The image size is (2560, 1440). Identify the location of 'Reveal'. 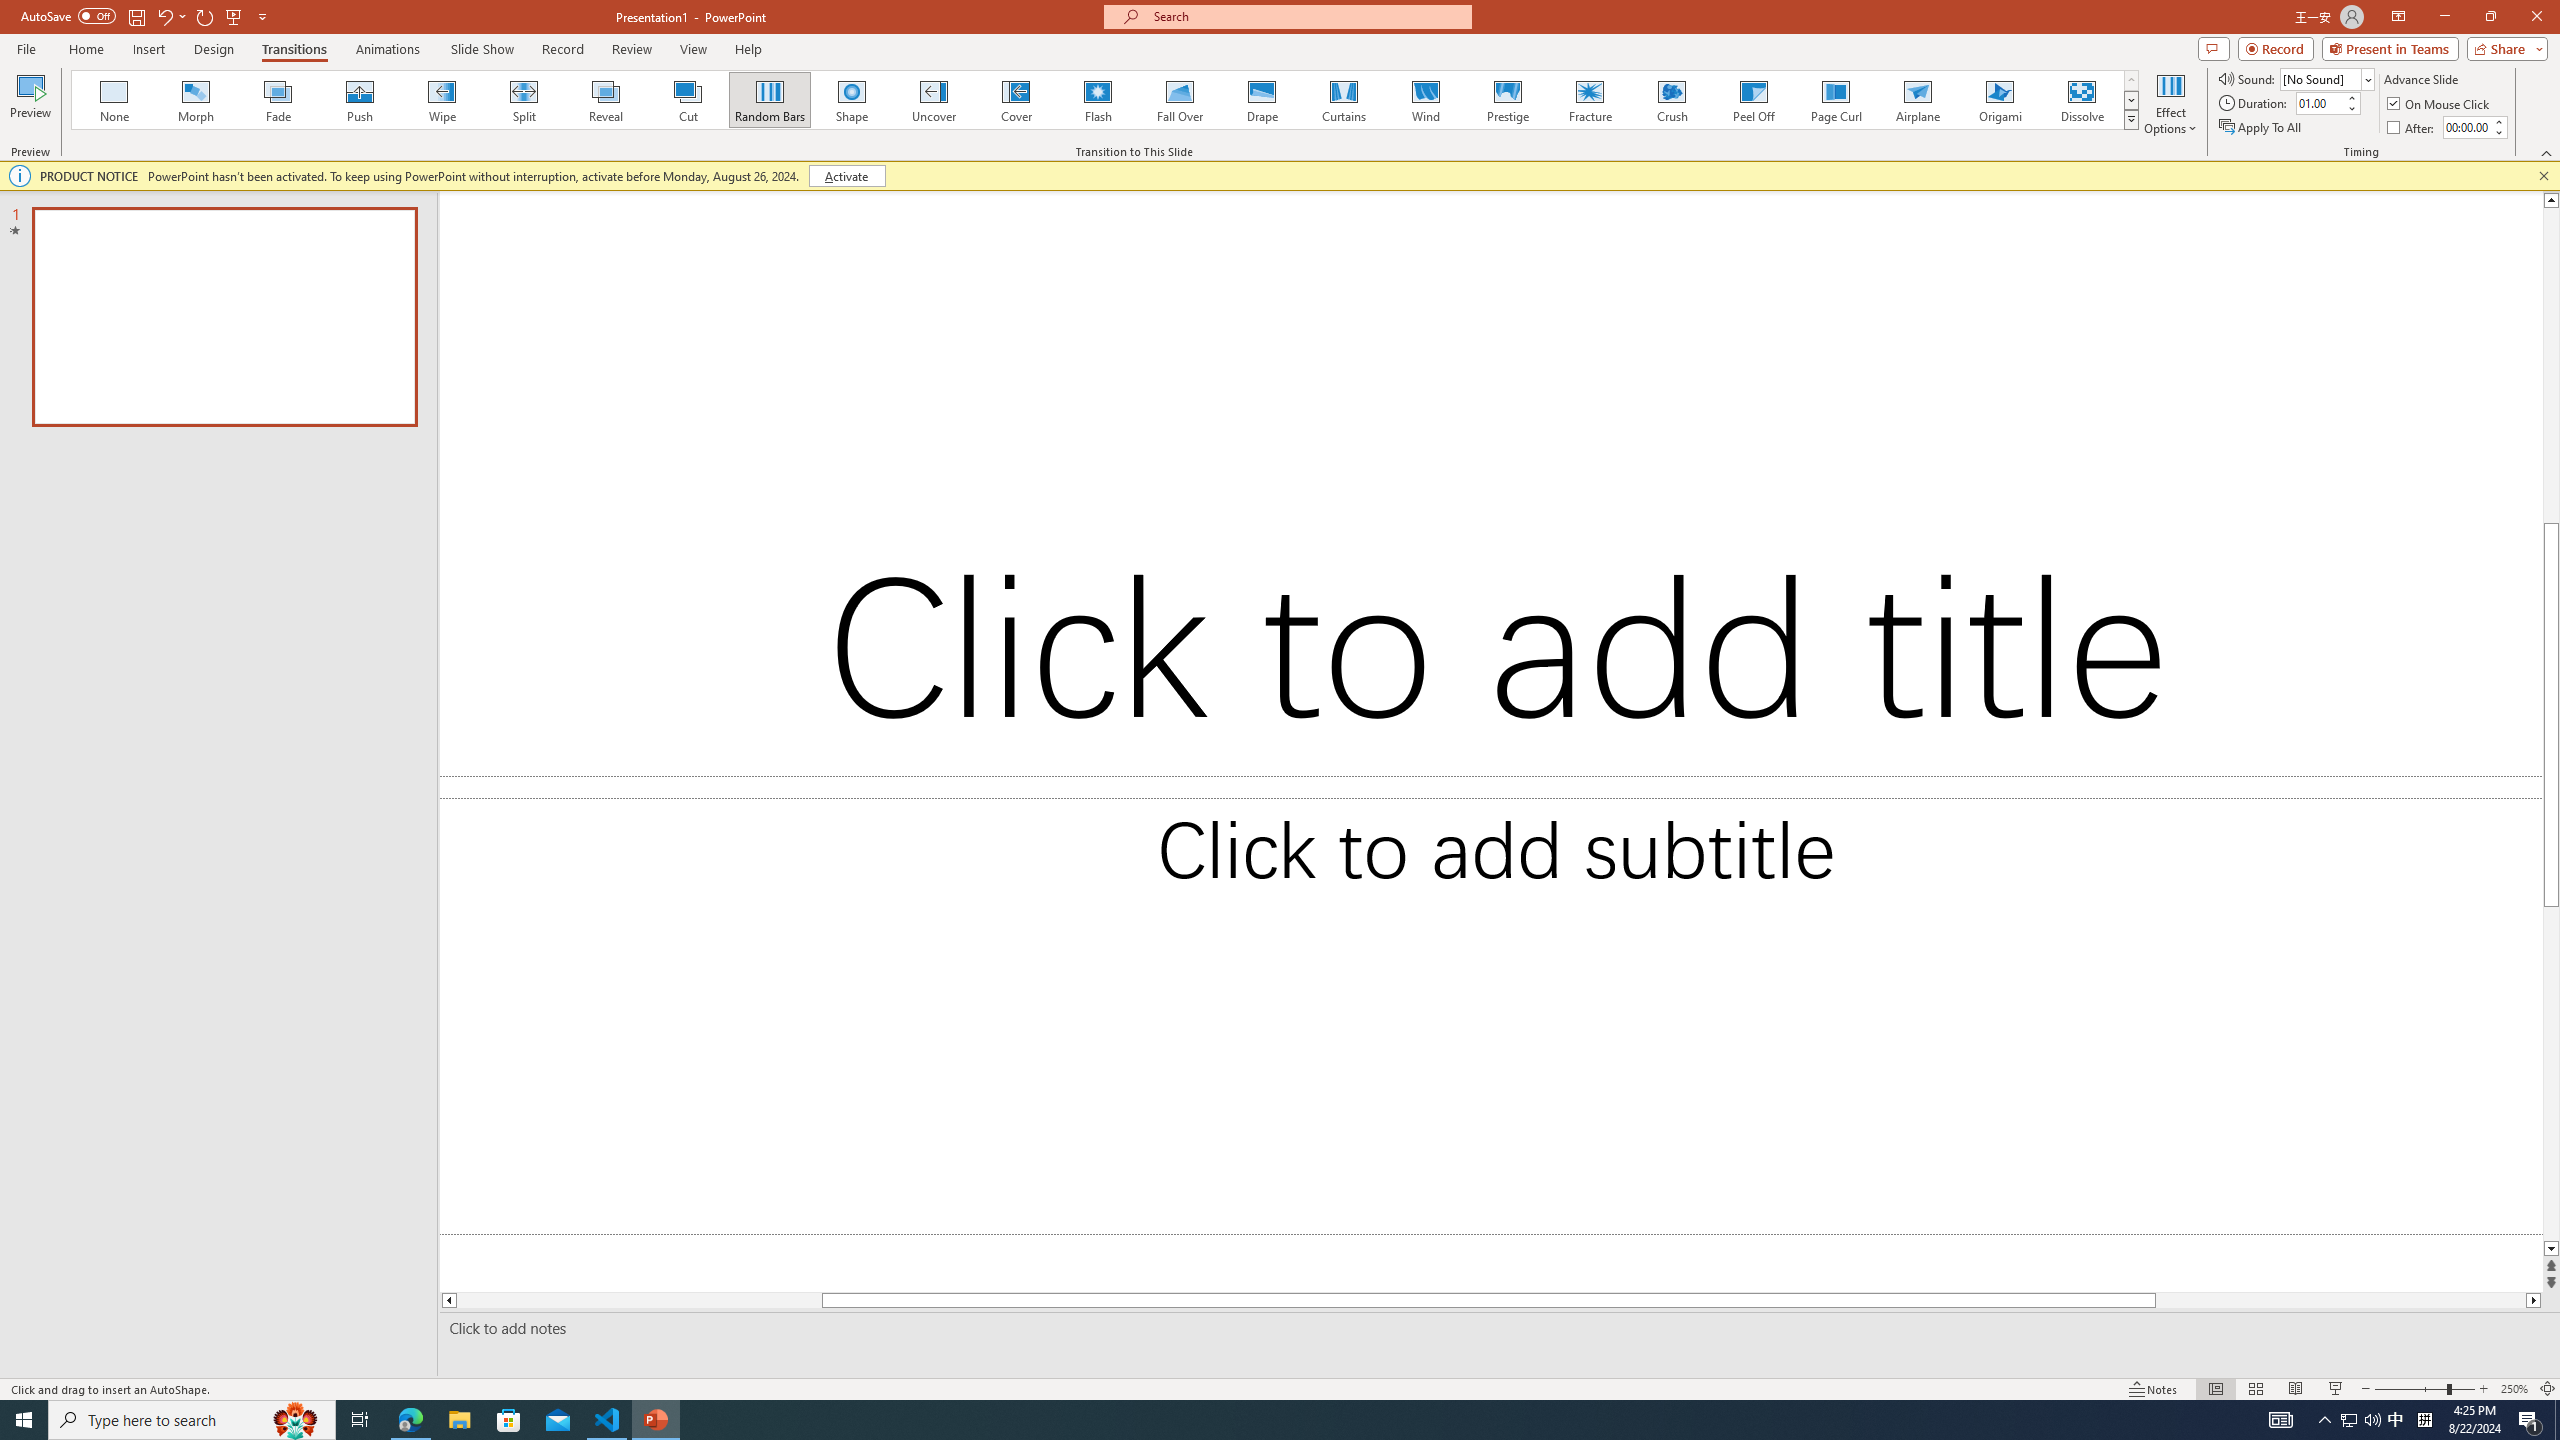
(606, 99).